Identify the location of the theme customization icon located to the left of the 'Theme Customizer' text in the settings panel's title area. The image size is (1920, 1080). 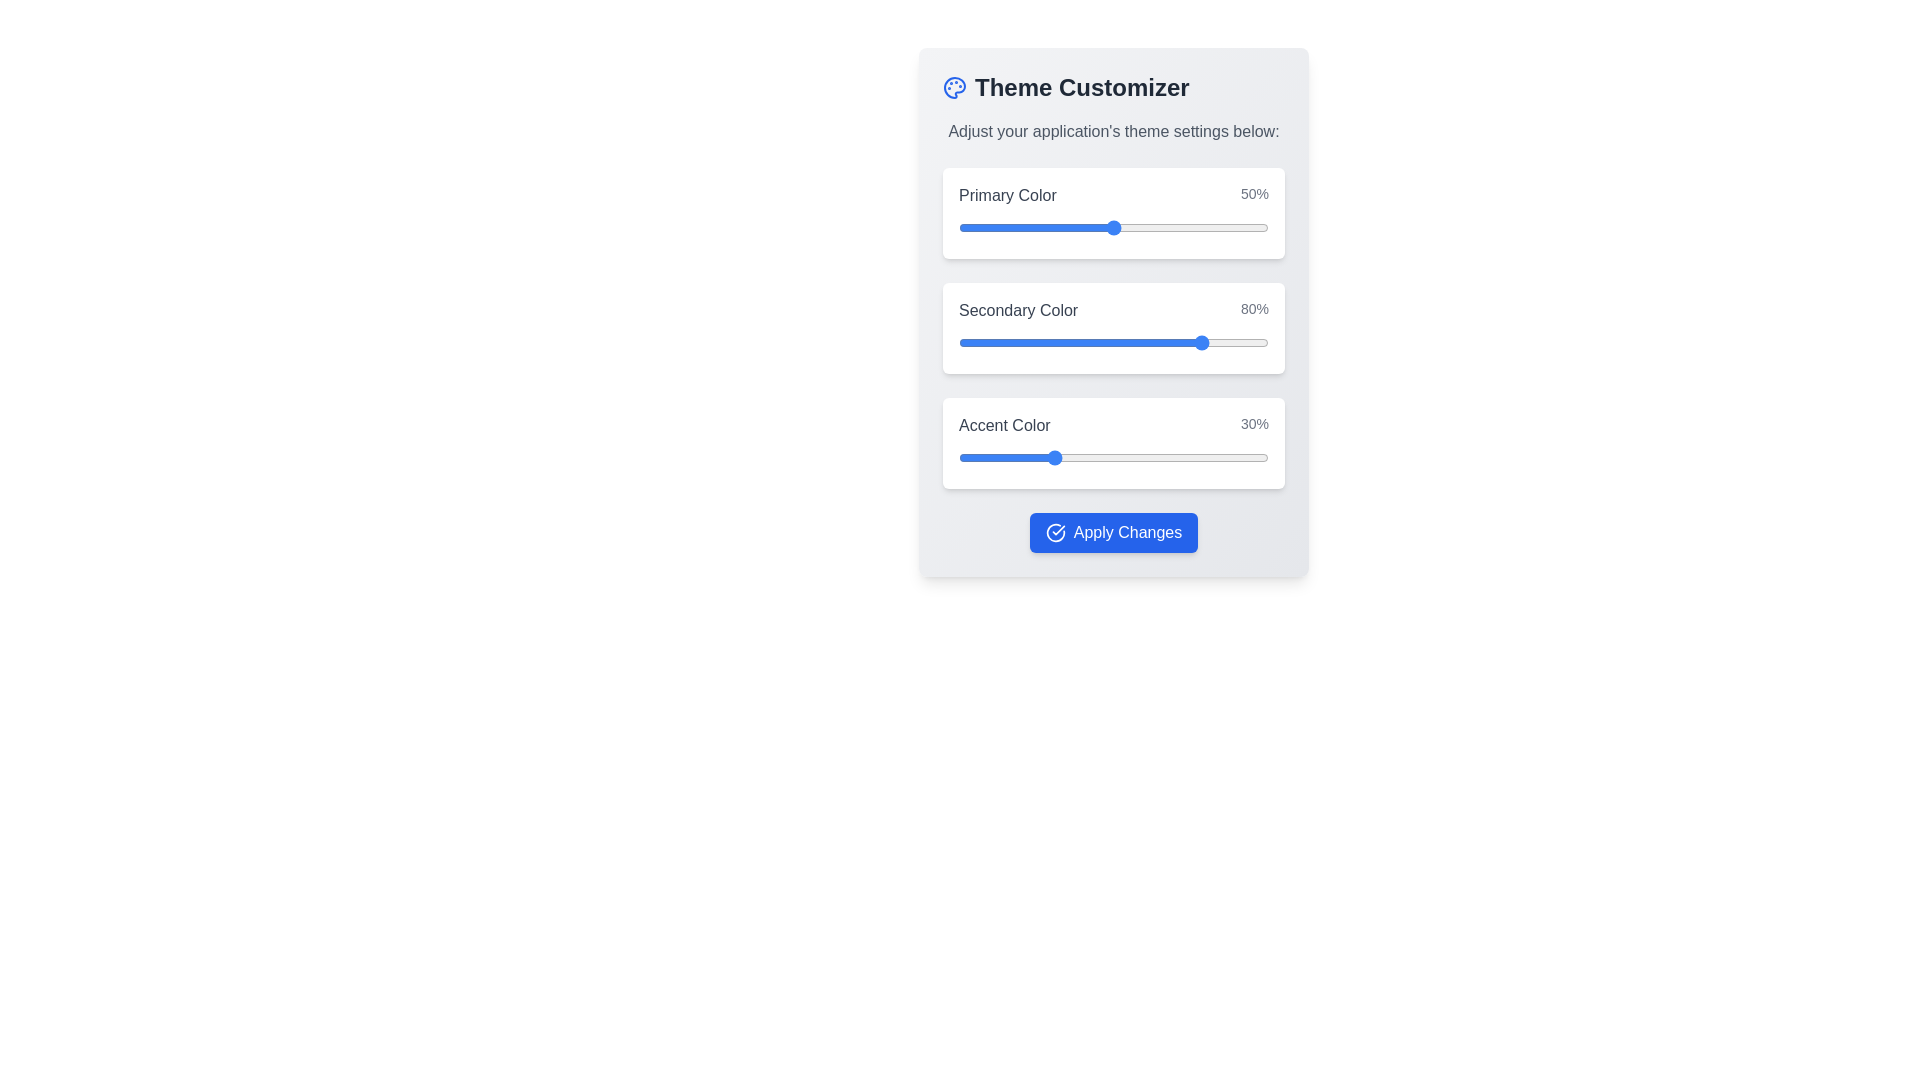
(954, 87).